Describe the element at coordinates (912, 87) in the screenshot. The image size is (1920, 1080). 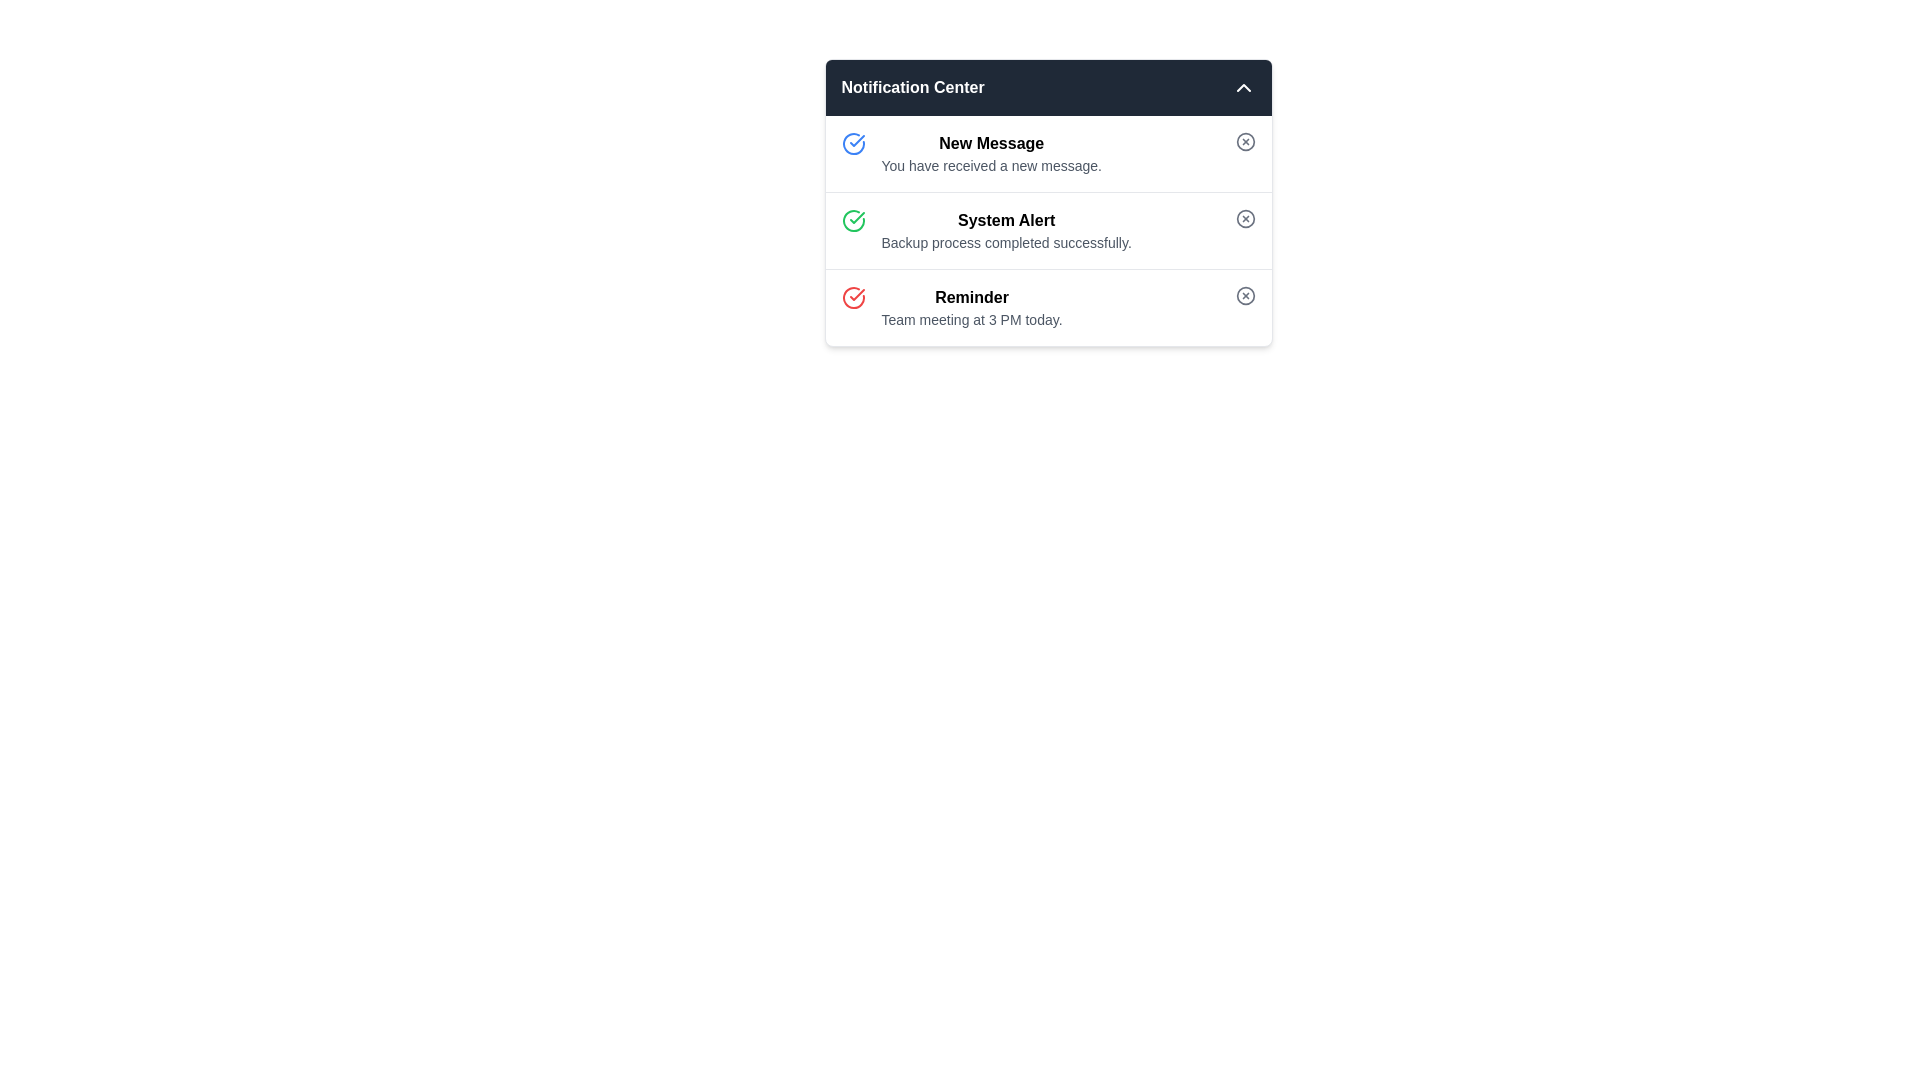
I see `the label that serves as the title for the notification panel, located in the header area and aligned to the left` at that location.